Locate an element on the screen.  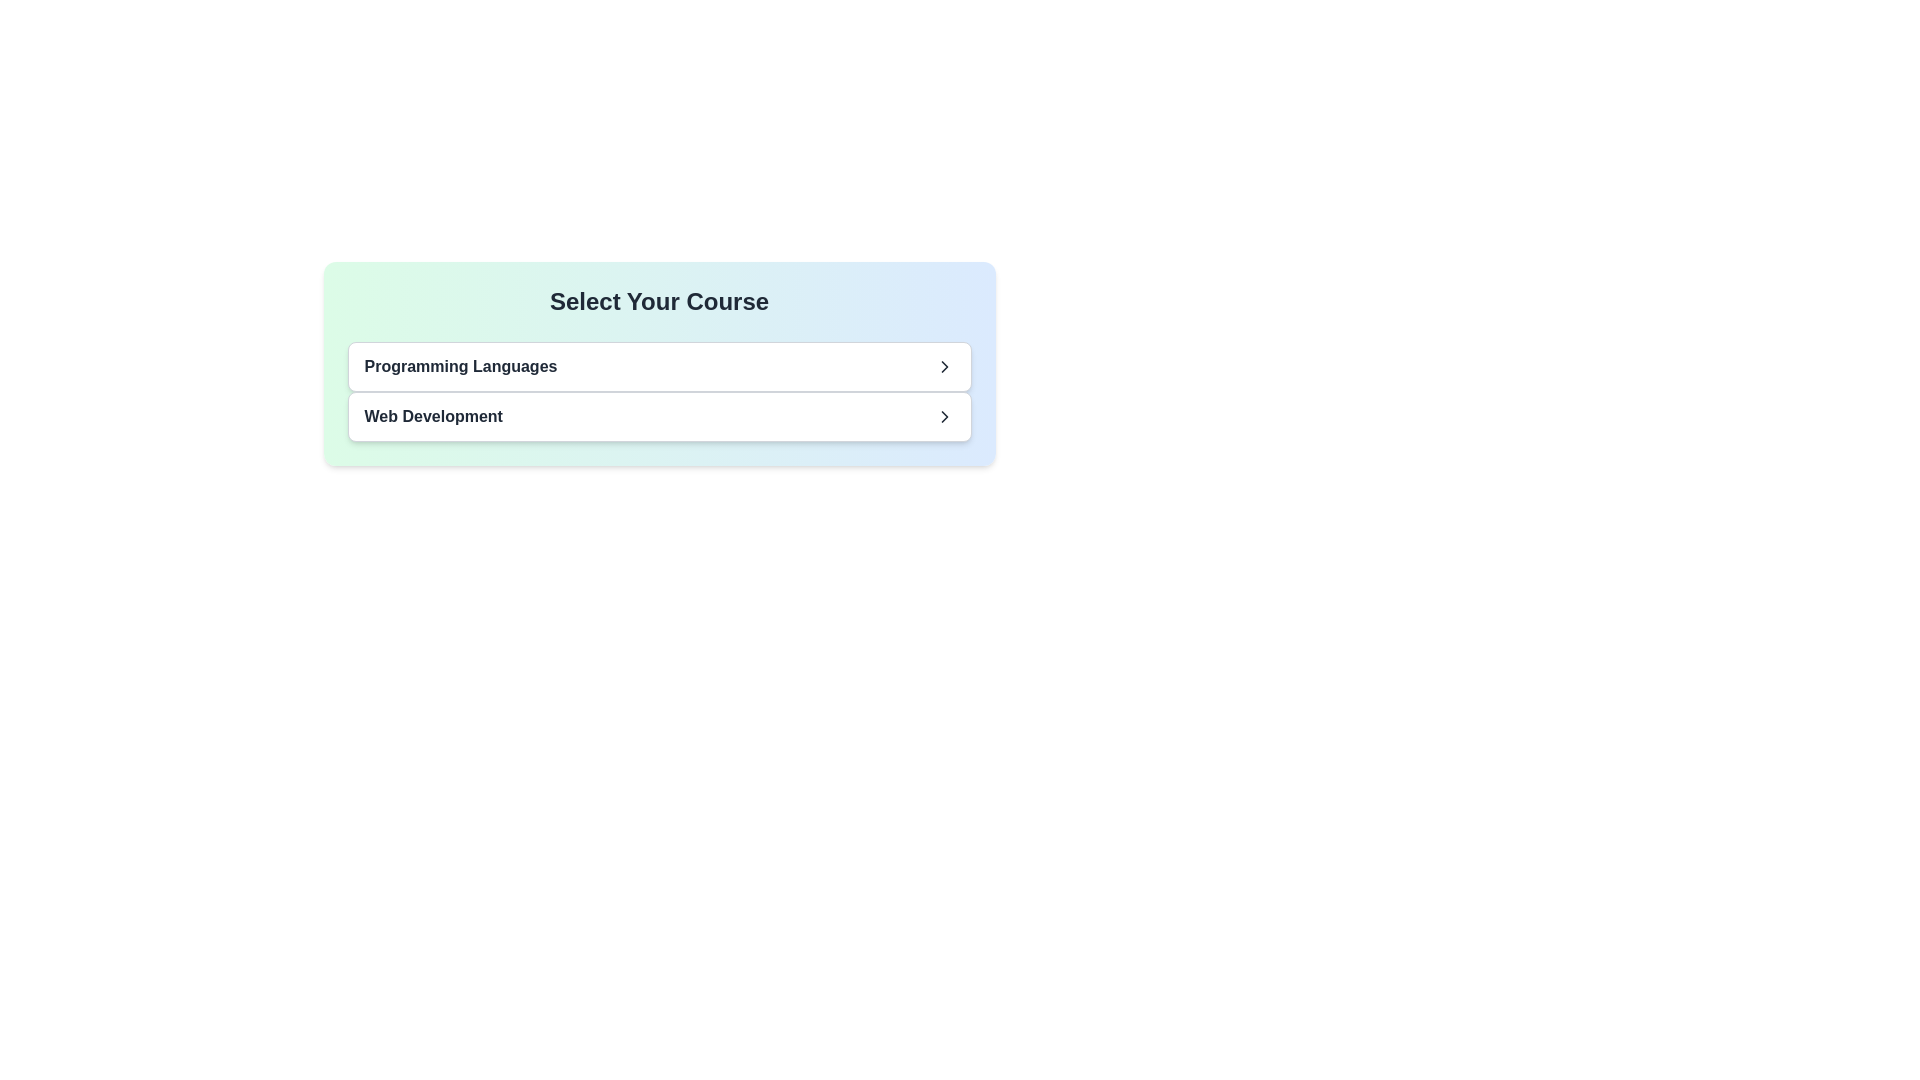
the right-pointing chevron icon located in the second item of the course menu, aligned to the right edge of the 'Web Development' text label is located at coordinates (943, 415).